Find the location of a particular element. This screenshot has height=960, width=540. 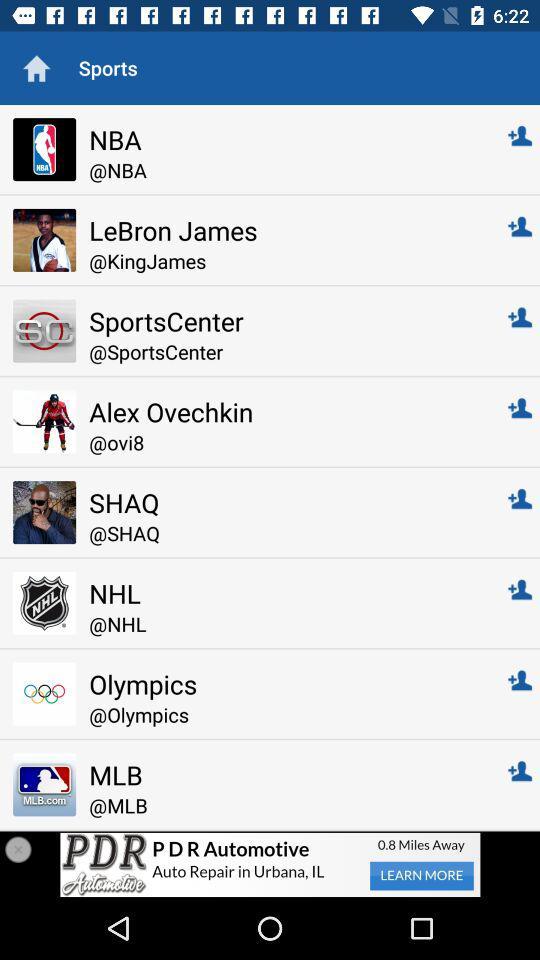

icon above shaq icon is located at coordinates (284, 442).